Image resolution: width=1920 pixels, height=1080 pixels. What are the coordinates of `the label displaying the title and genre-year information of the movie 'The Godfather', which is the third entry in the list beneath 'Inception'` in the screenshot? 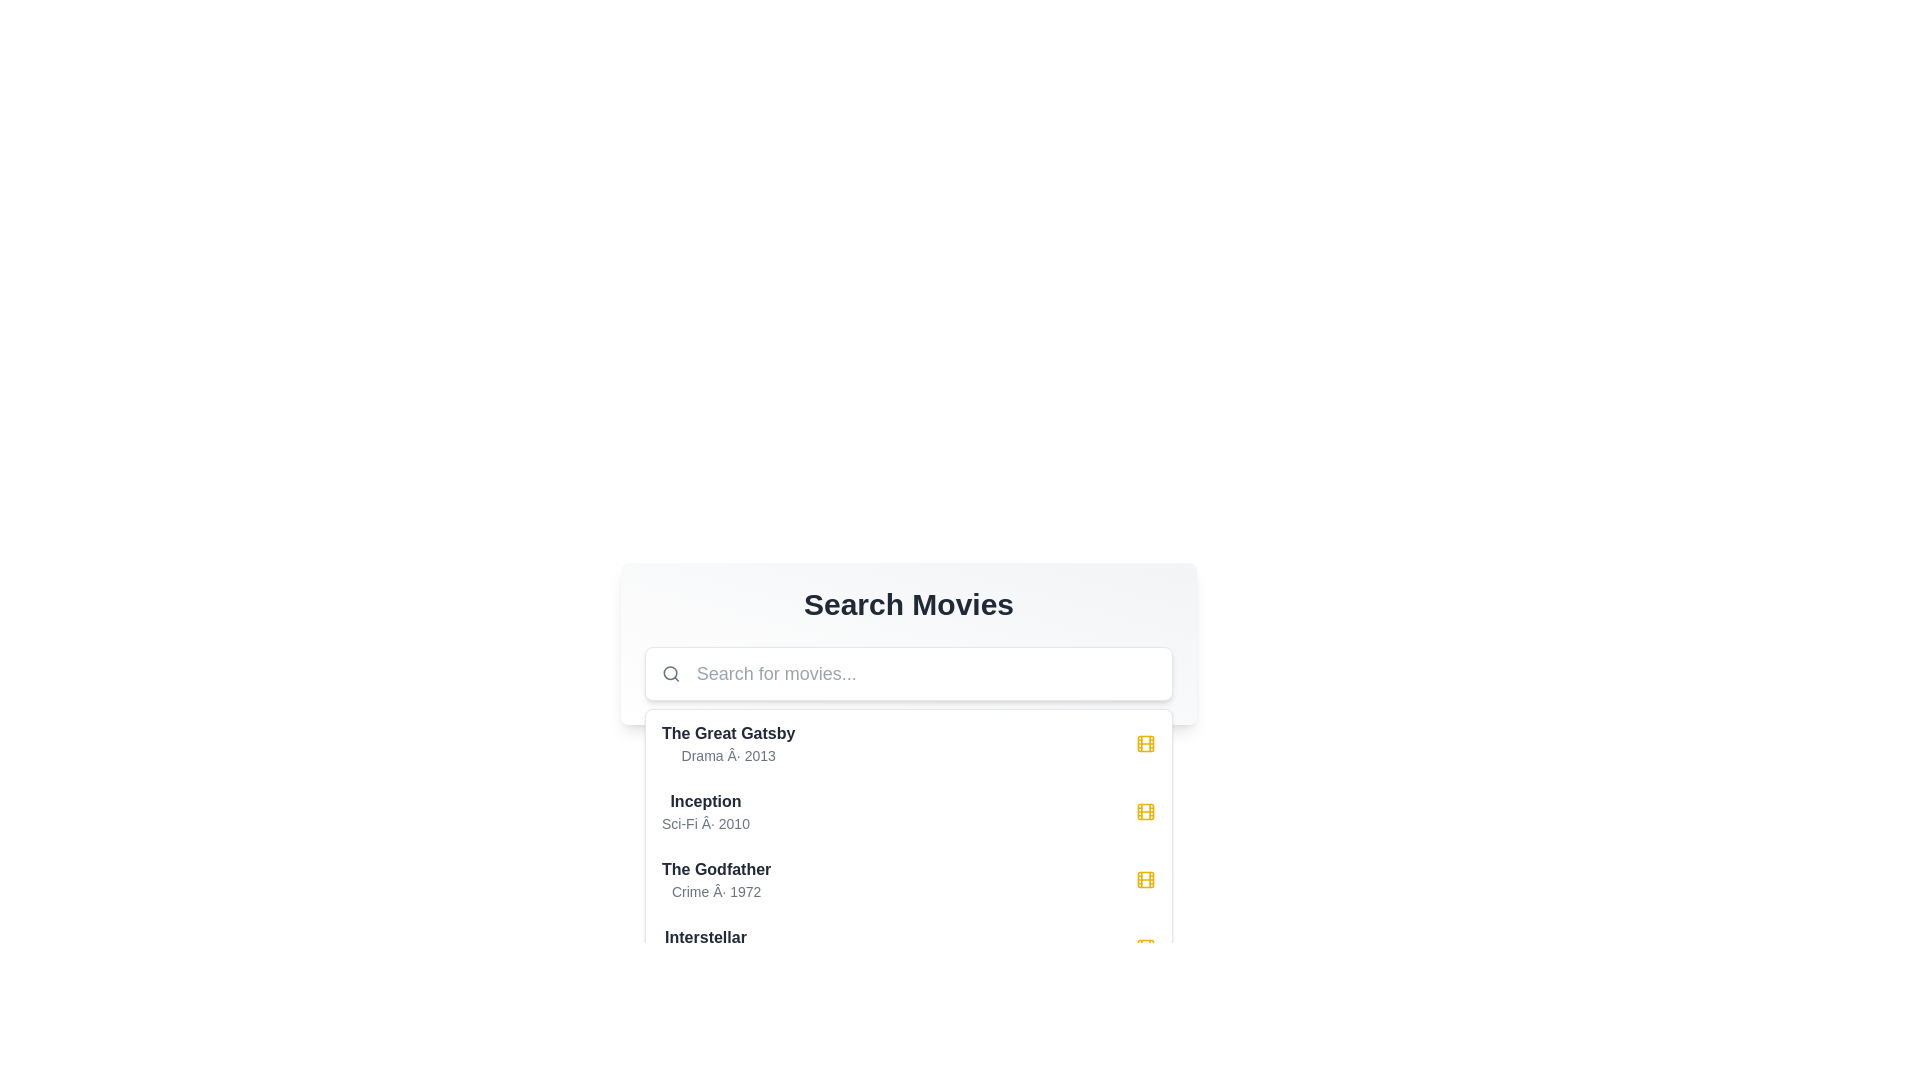 It's located at (716, 878).